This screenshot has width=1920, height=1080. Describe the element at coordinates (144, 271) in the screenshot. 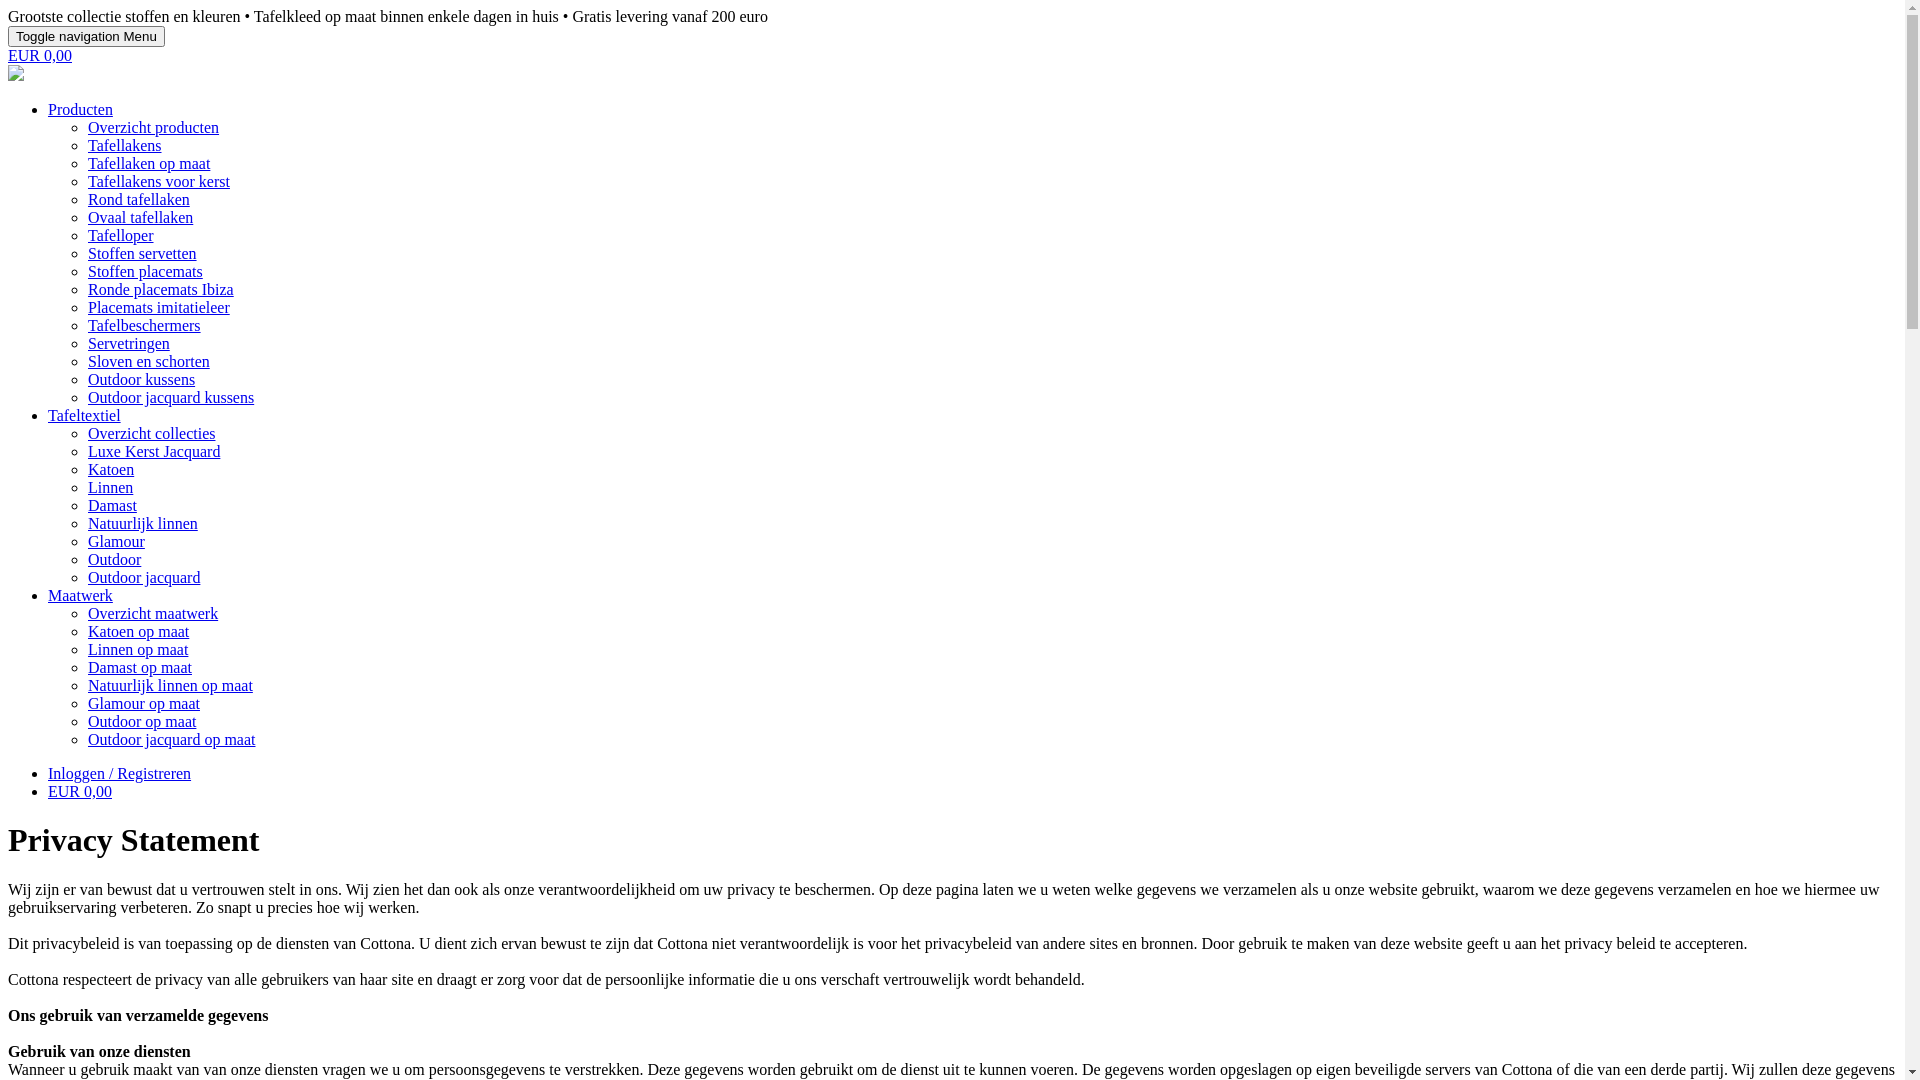

I see `'Stoffen placemats'` at that location.